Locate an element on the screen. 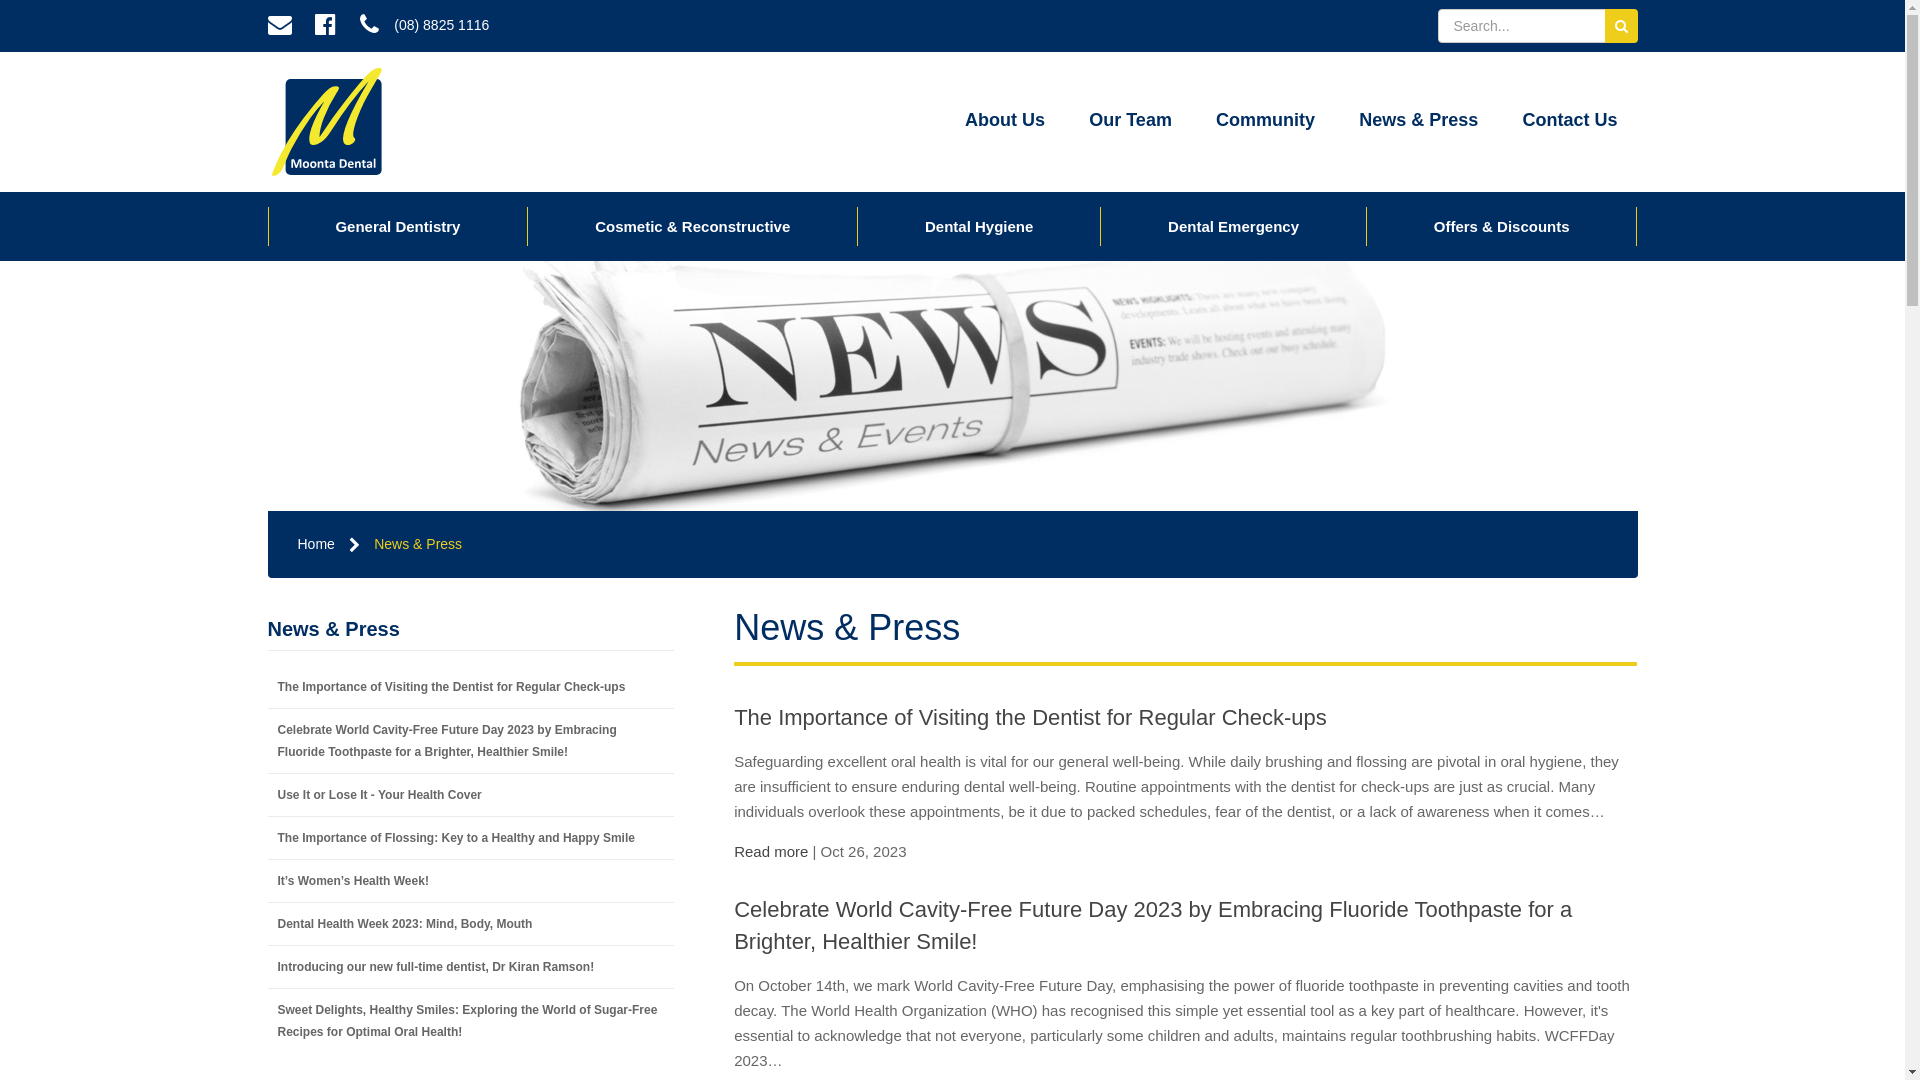 Image resolution: width=1920 pixels, height=1080 pixels. 'Our Team' is located at coordinates (1130, 122).